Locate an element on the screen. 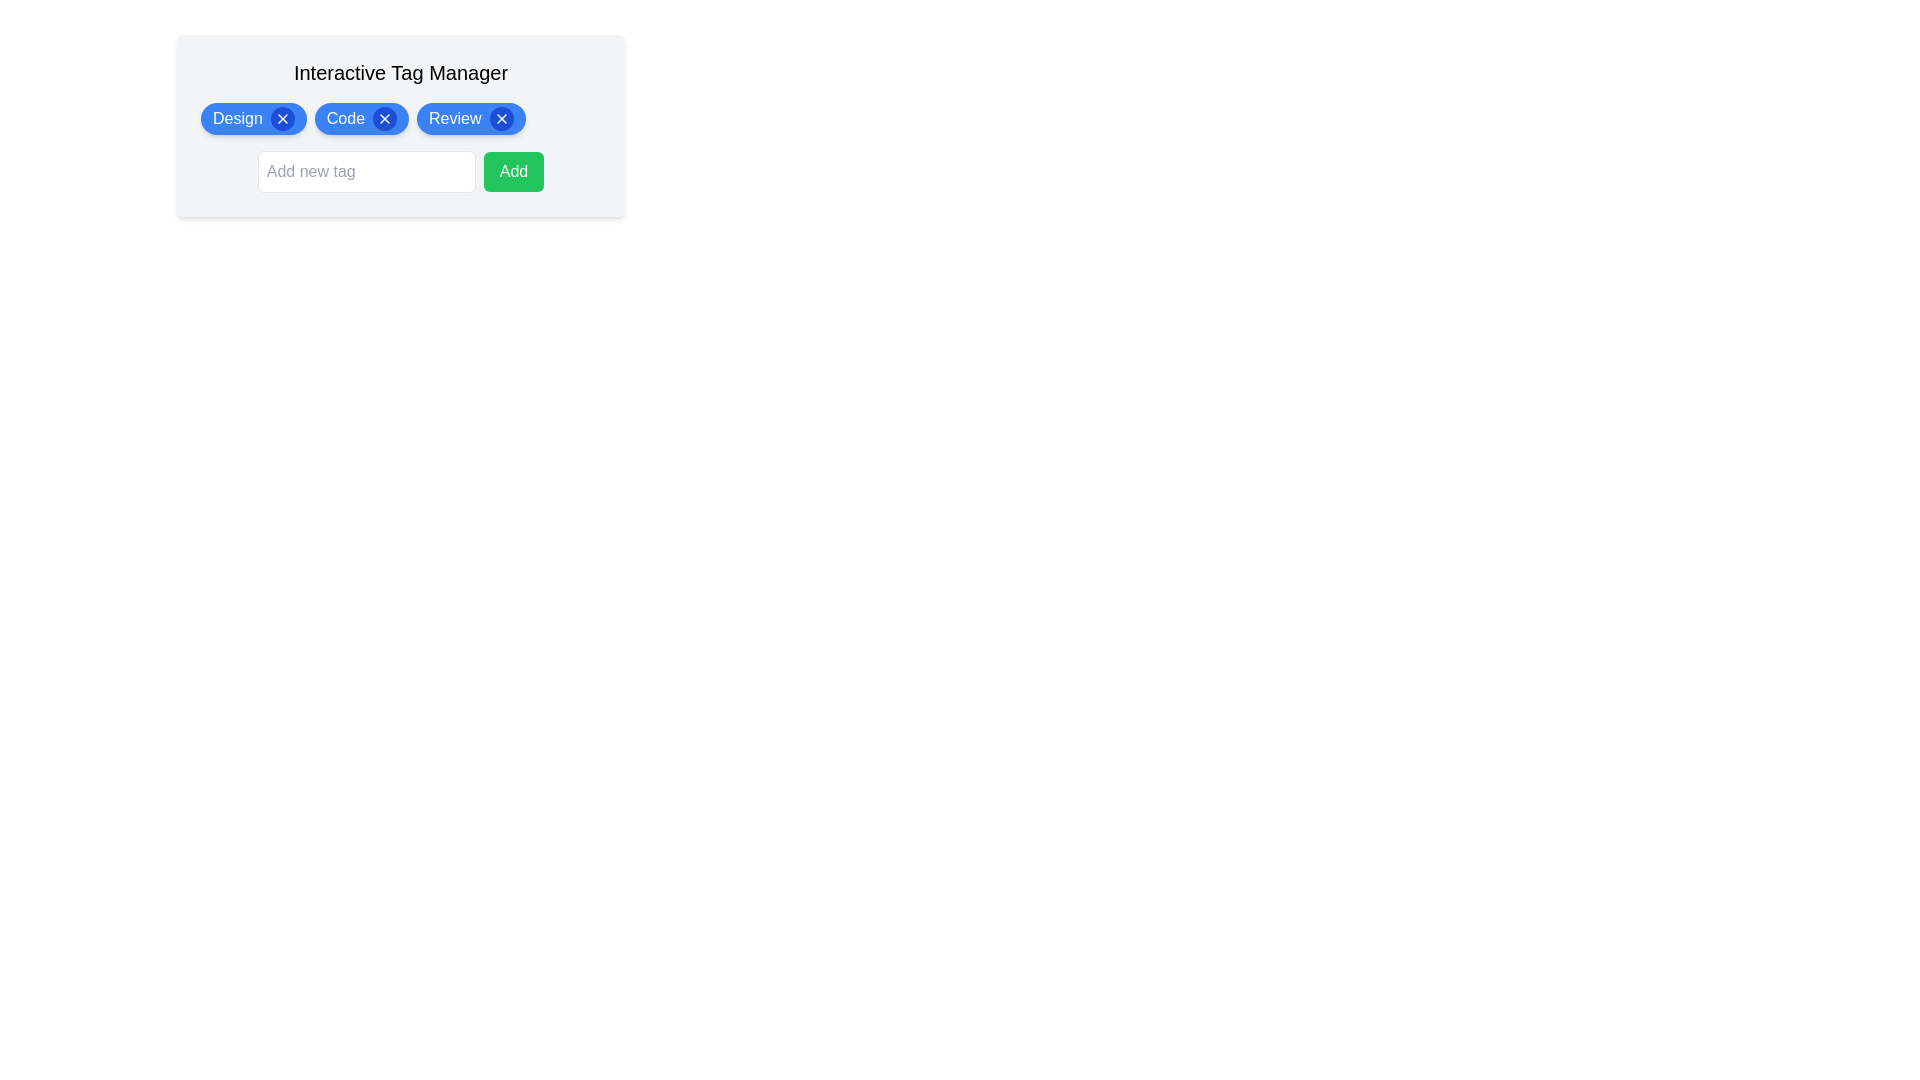 This screenshot has width=1920, height=1080. the blue rounded button with an icon is located at coordinates (385, 119).